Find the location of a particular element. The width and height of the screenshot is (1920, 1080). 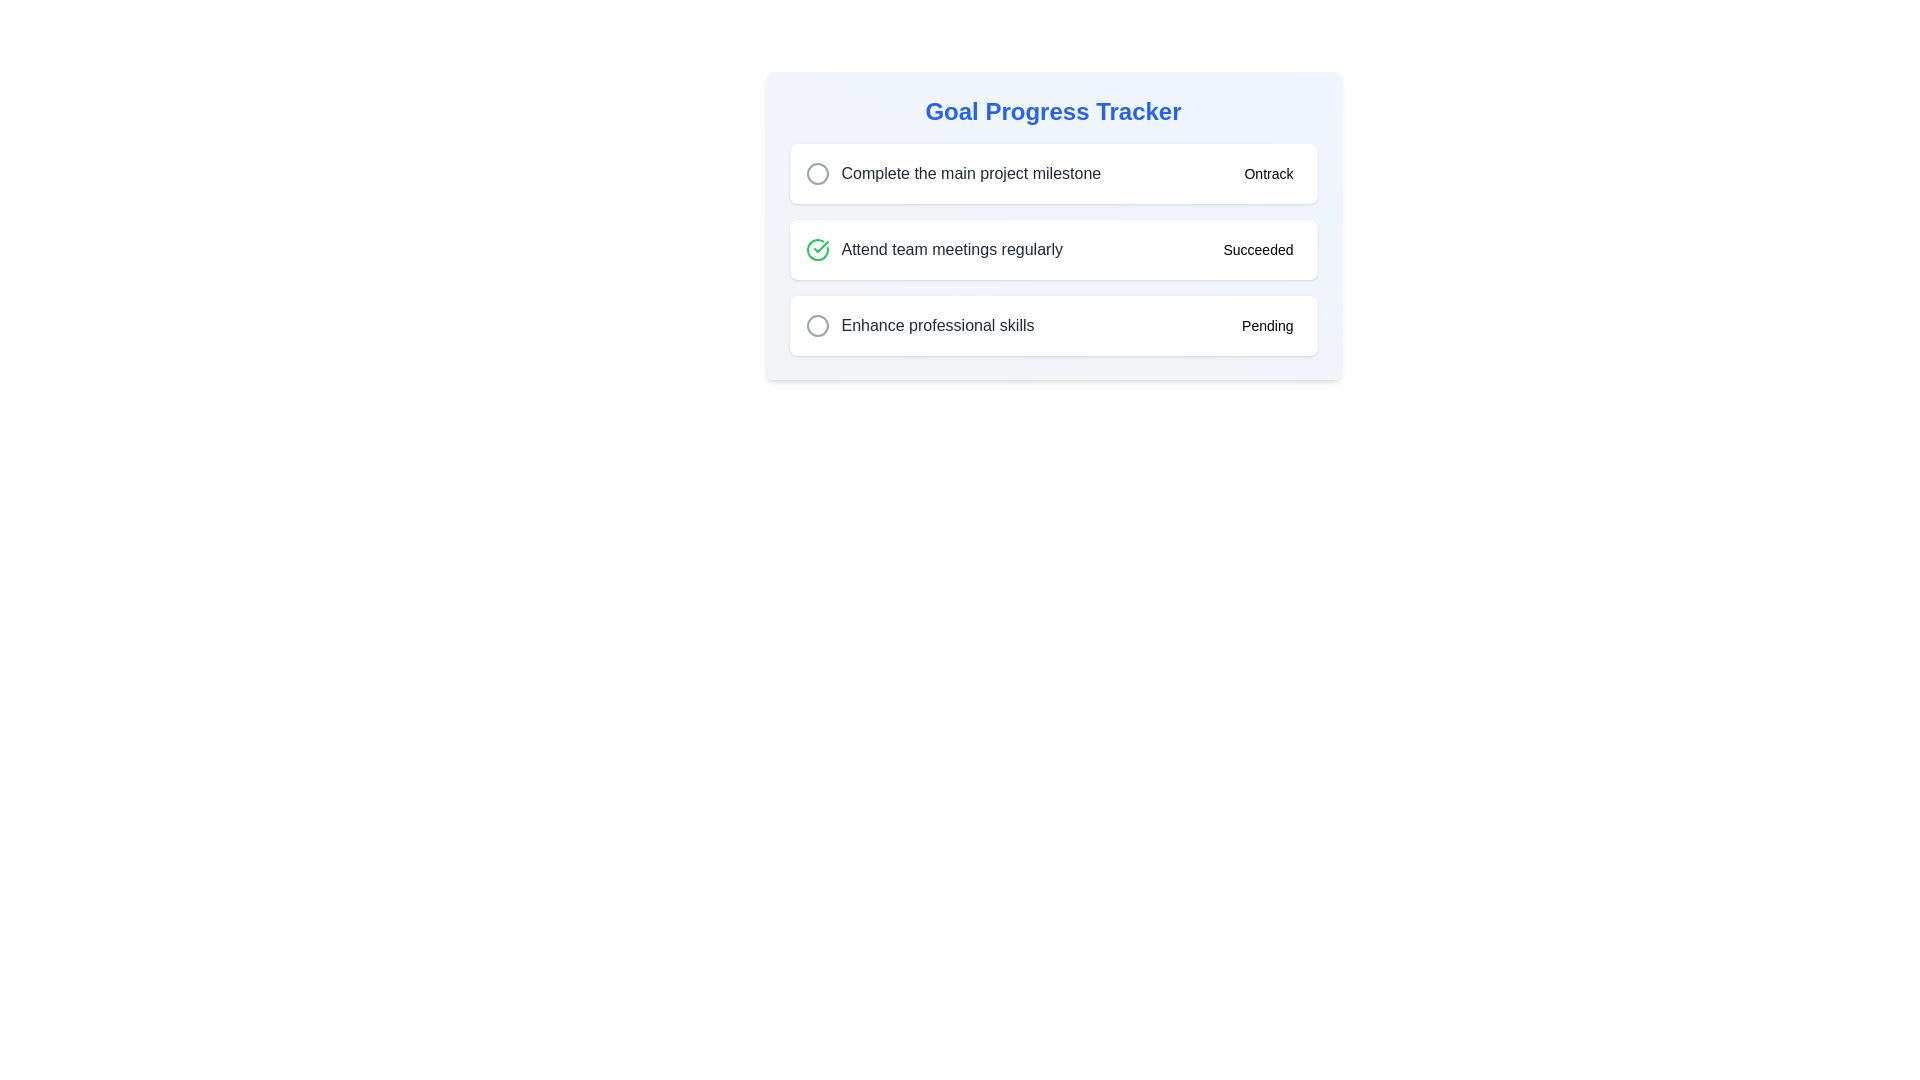

the outlined gray circle icon located to the left of the text 'Complete the main project milestone' in the 'Goal Progress Tracker' section is located at coordinates (817, 172).